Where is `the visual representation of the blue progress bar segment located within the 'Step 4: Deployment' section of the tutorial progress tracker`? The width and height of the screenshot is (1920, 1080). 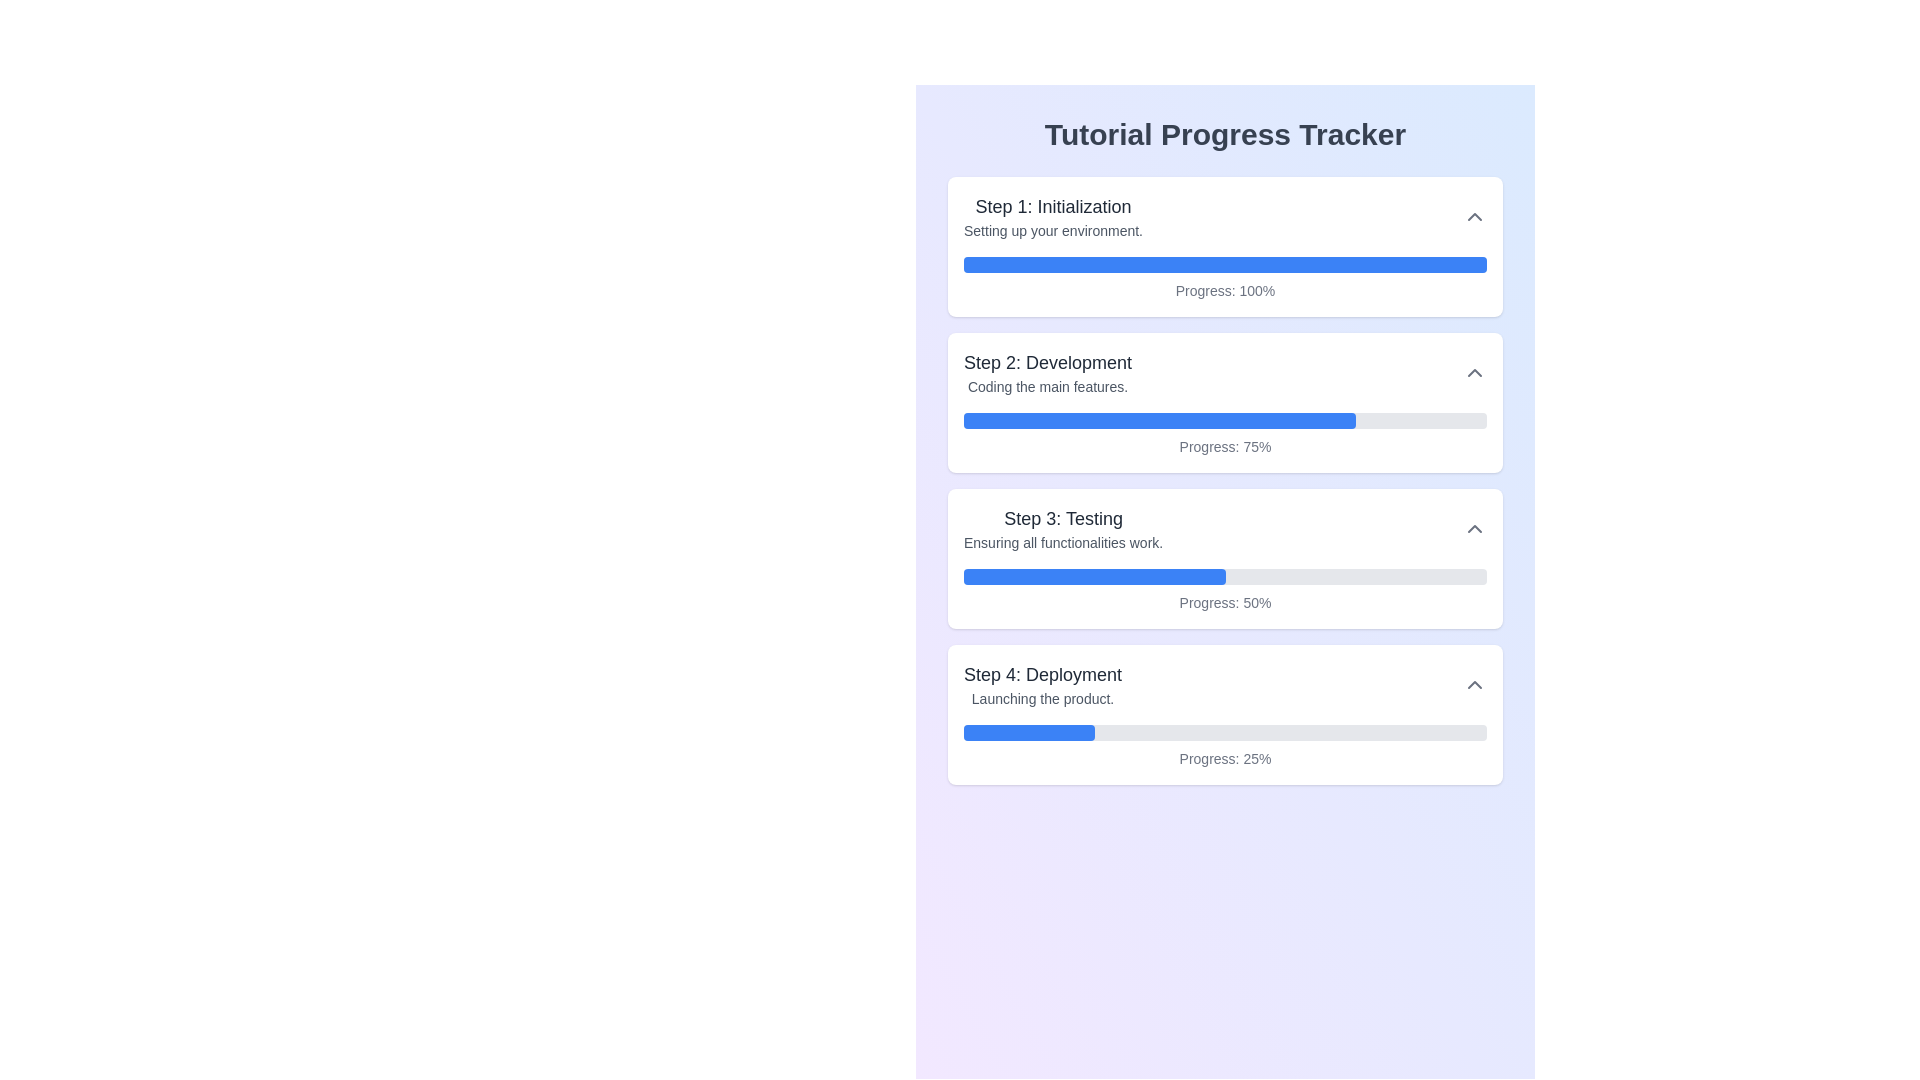 the visual representation of the blue progress bar segment located within the 'Step 4: Deployment' section of the tutorial progress tracker is located at coordinates (1029, 732).